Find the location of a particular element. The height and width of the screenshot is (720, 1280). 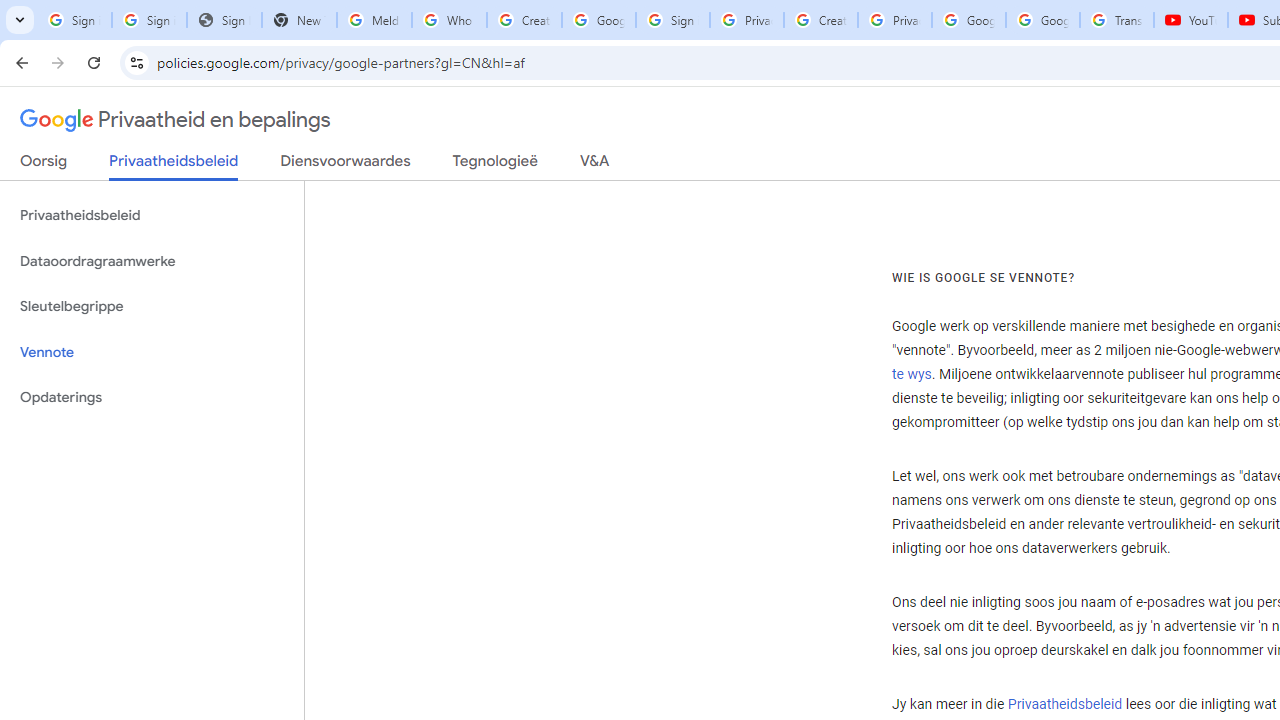

'Who is my administrator? - Google Account Help' is located at coordinates (448, 20).